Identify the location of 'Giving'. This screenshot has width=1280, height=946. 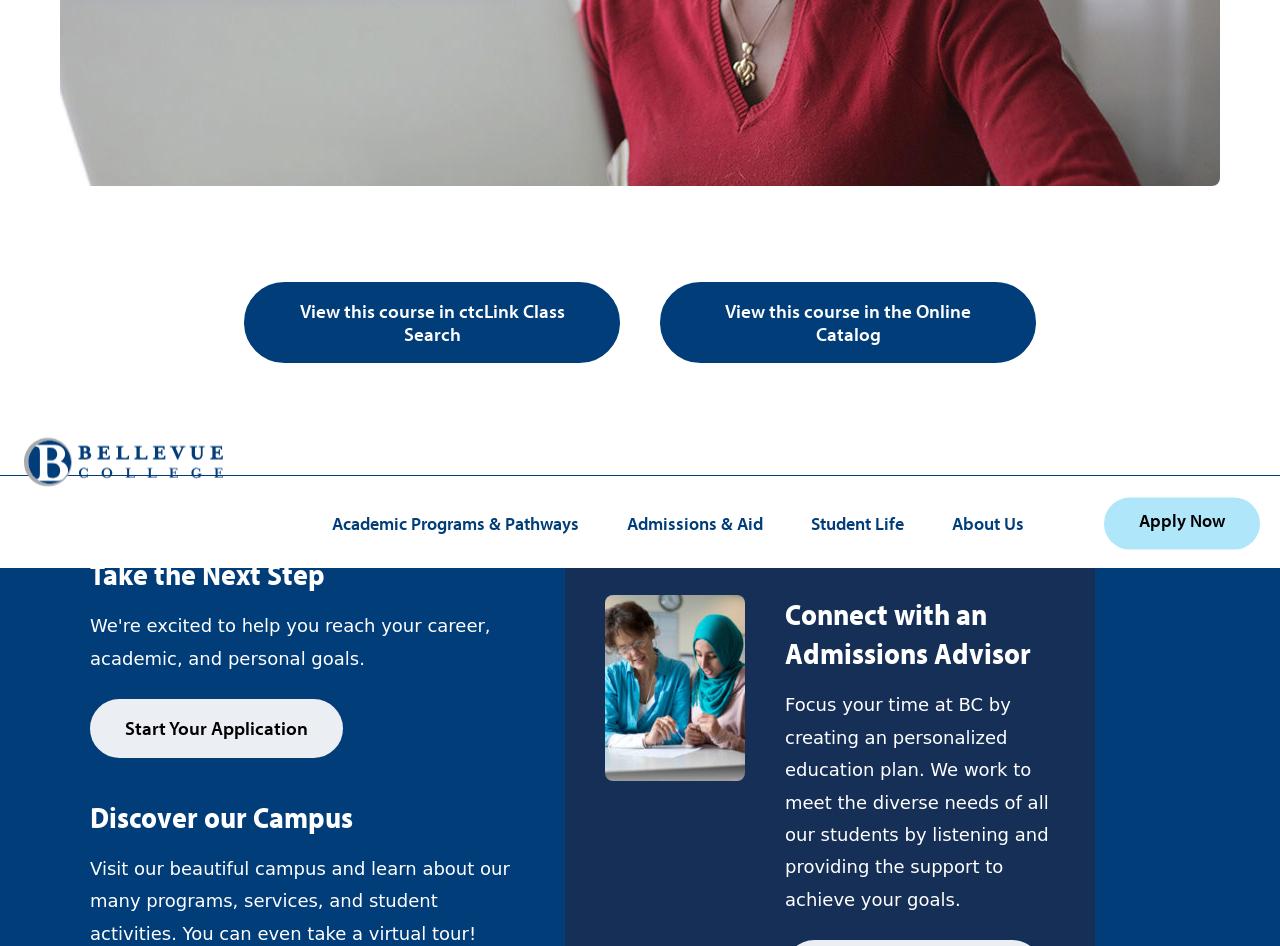
(117, 32).